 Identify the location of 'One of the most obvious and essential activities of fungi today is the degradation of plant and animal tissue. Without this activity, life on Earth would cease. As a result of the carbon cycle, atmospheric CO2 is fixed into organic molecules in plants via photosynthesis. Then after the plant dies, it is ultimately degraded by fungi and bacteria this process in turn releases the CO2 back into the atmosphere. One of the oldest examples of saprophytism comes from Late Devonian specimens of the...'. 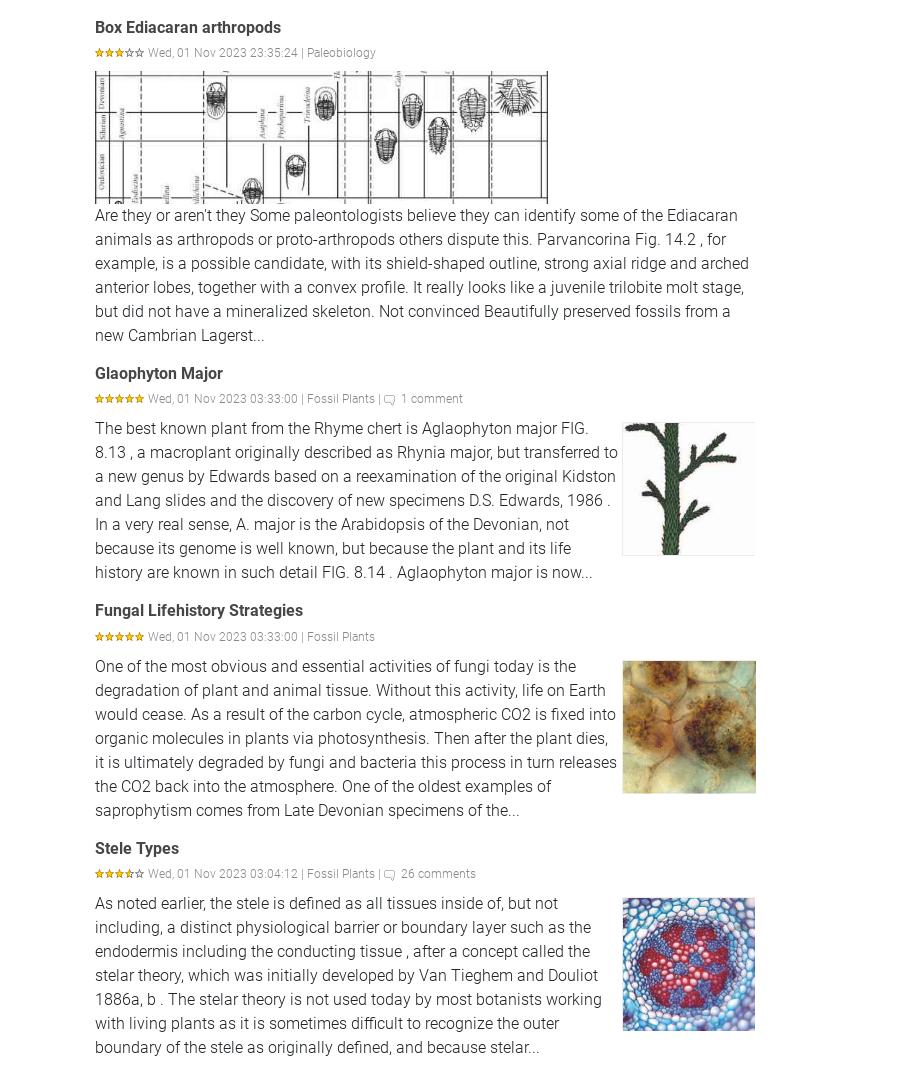
(95, 736).